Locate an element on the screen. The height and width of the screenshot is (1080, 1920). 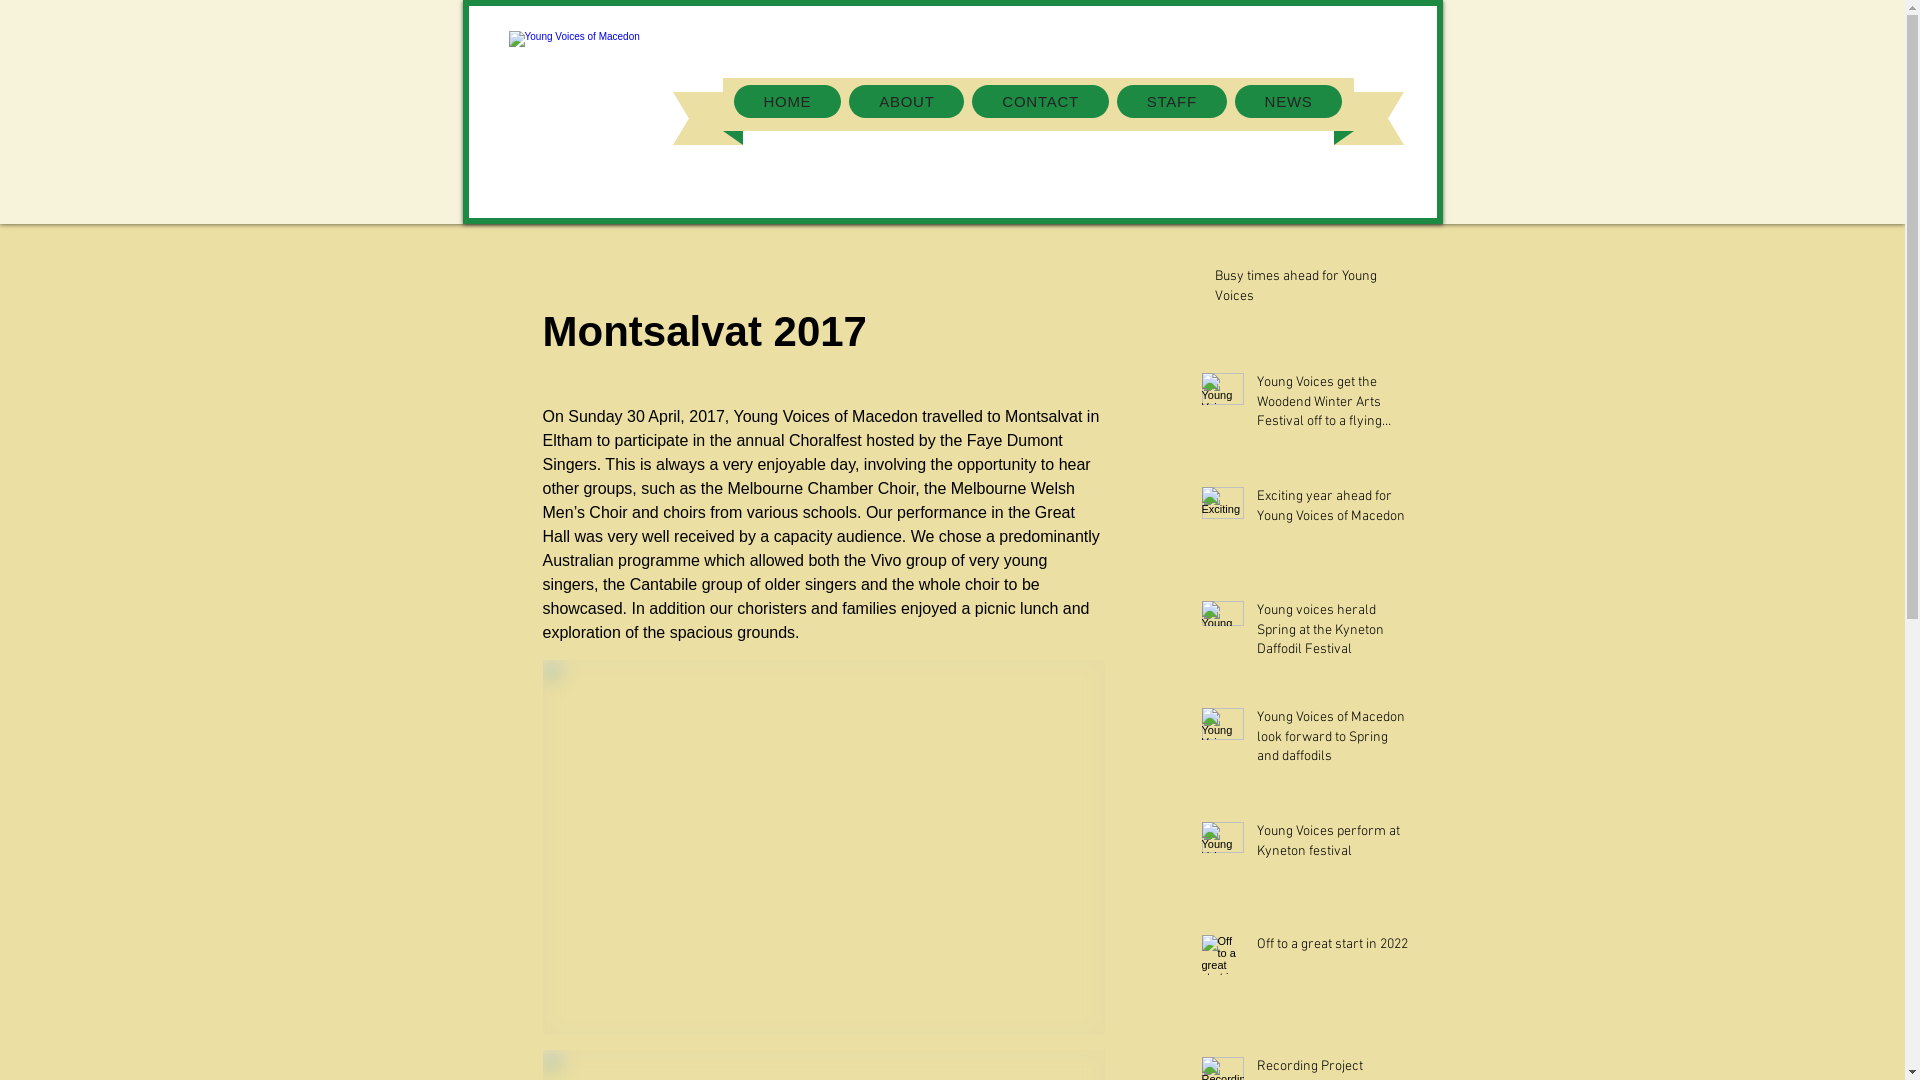
'Busy times ahead for Young Voices' is located at coordinates (1311, 289).